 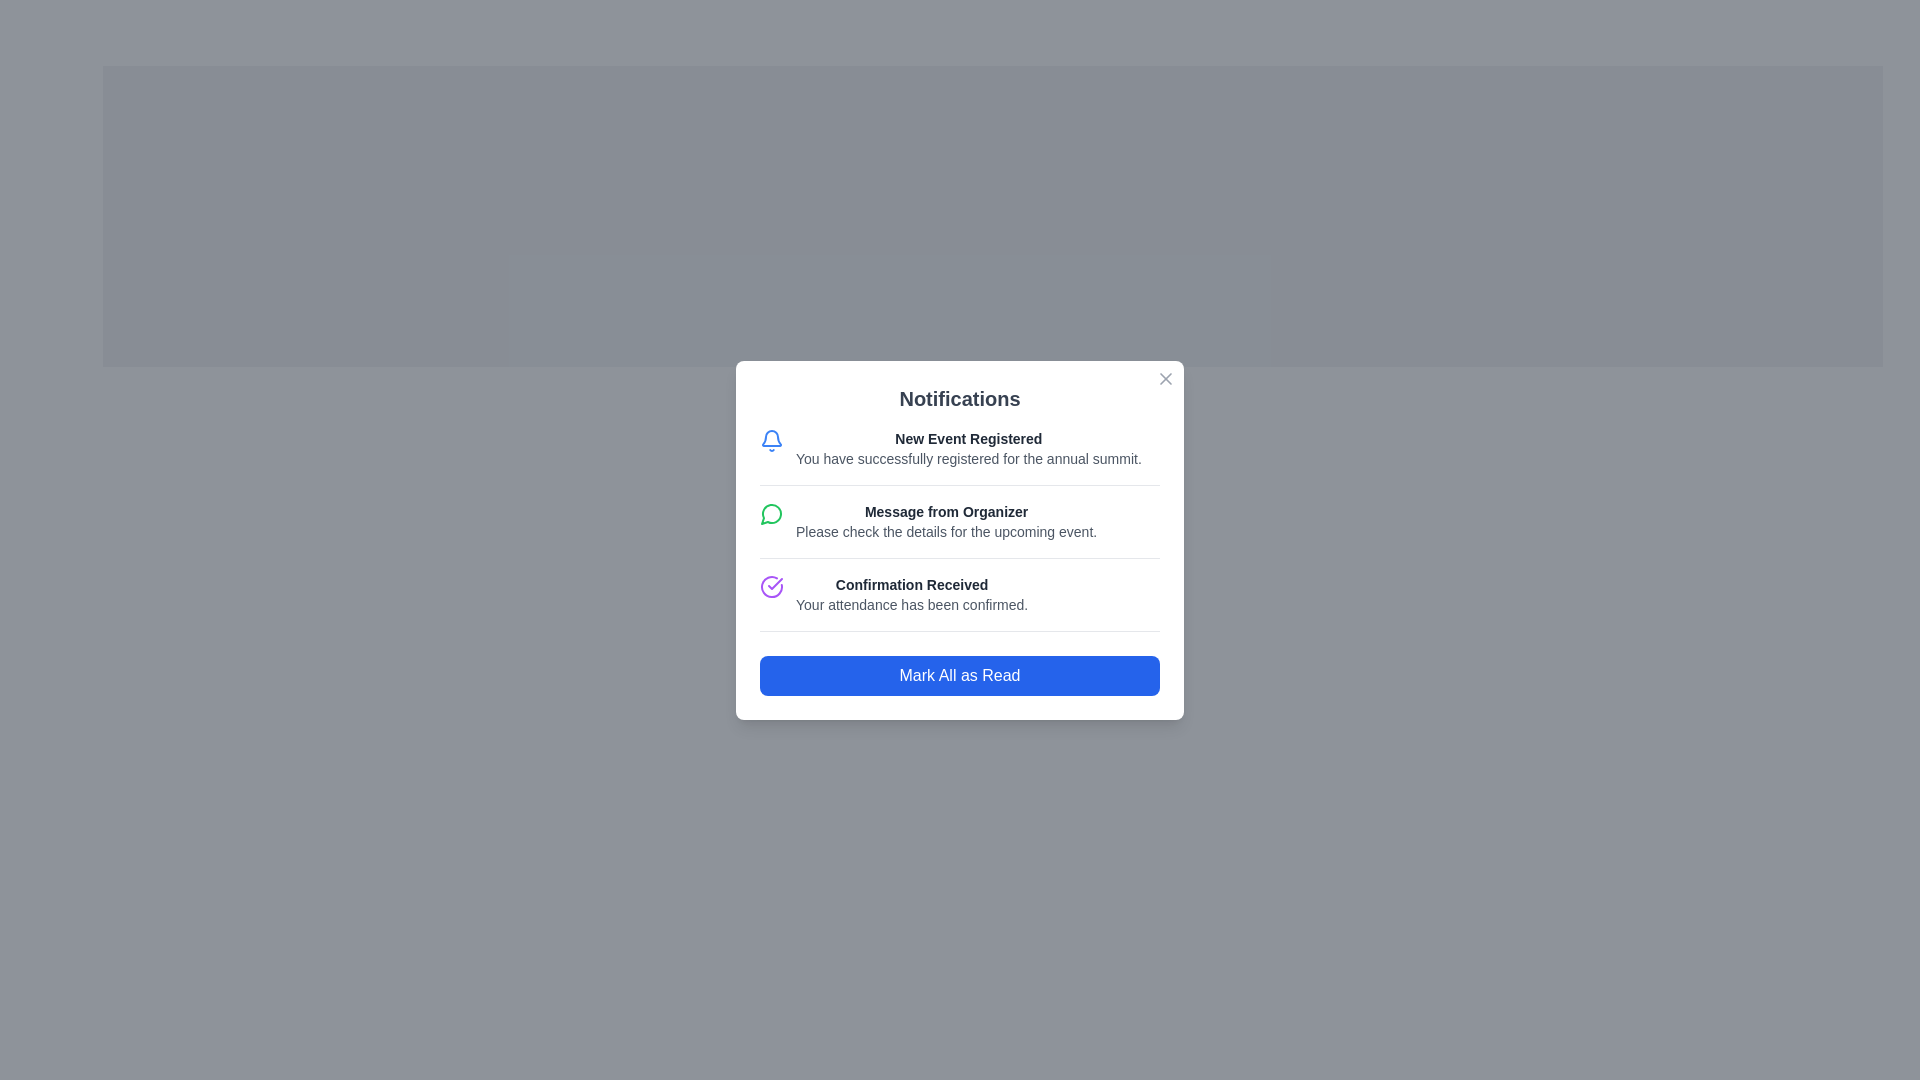 What do you see at coordinates (960, 456) in the screenshot?
I see `the notification indicating successful registration for the event located at the top of the notification list in the dialog` at bounding box center [960, 456].